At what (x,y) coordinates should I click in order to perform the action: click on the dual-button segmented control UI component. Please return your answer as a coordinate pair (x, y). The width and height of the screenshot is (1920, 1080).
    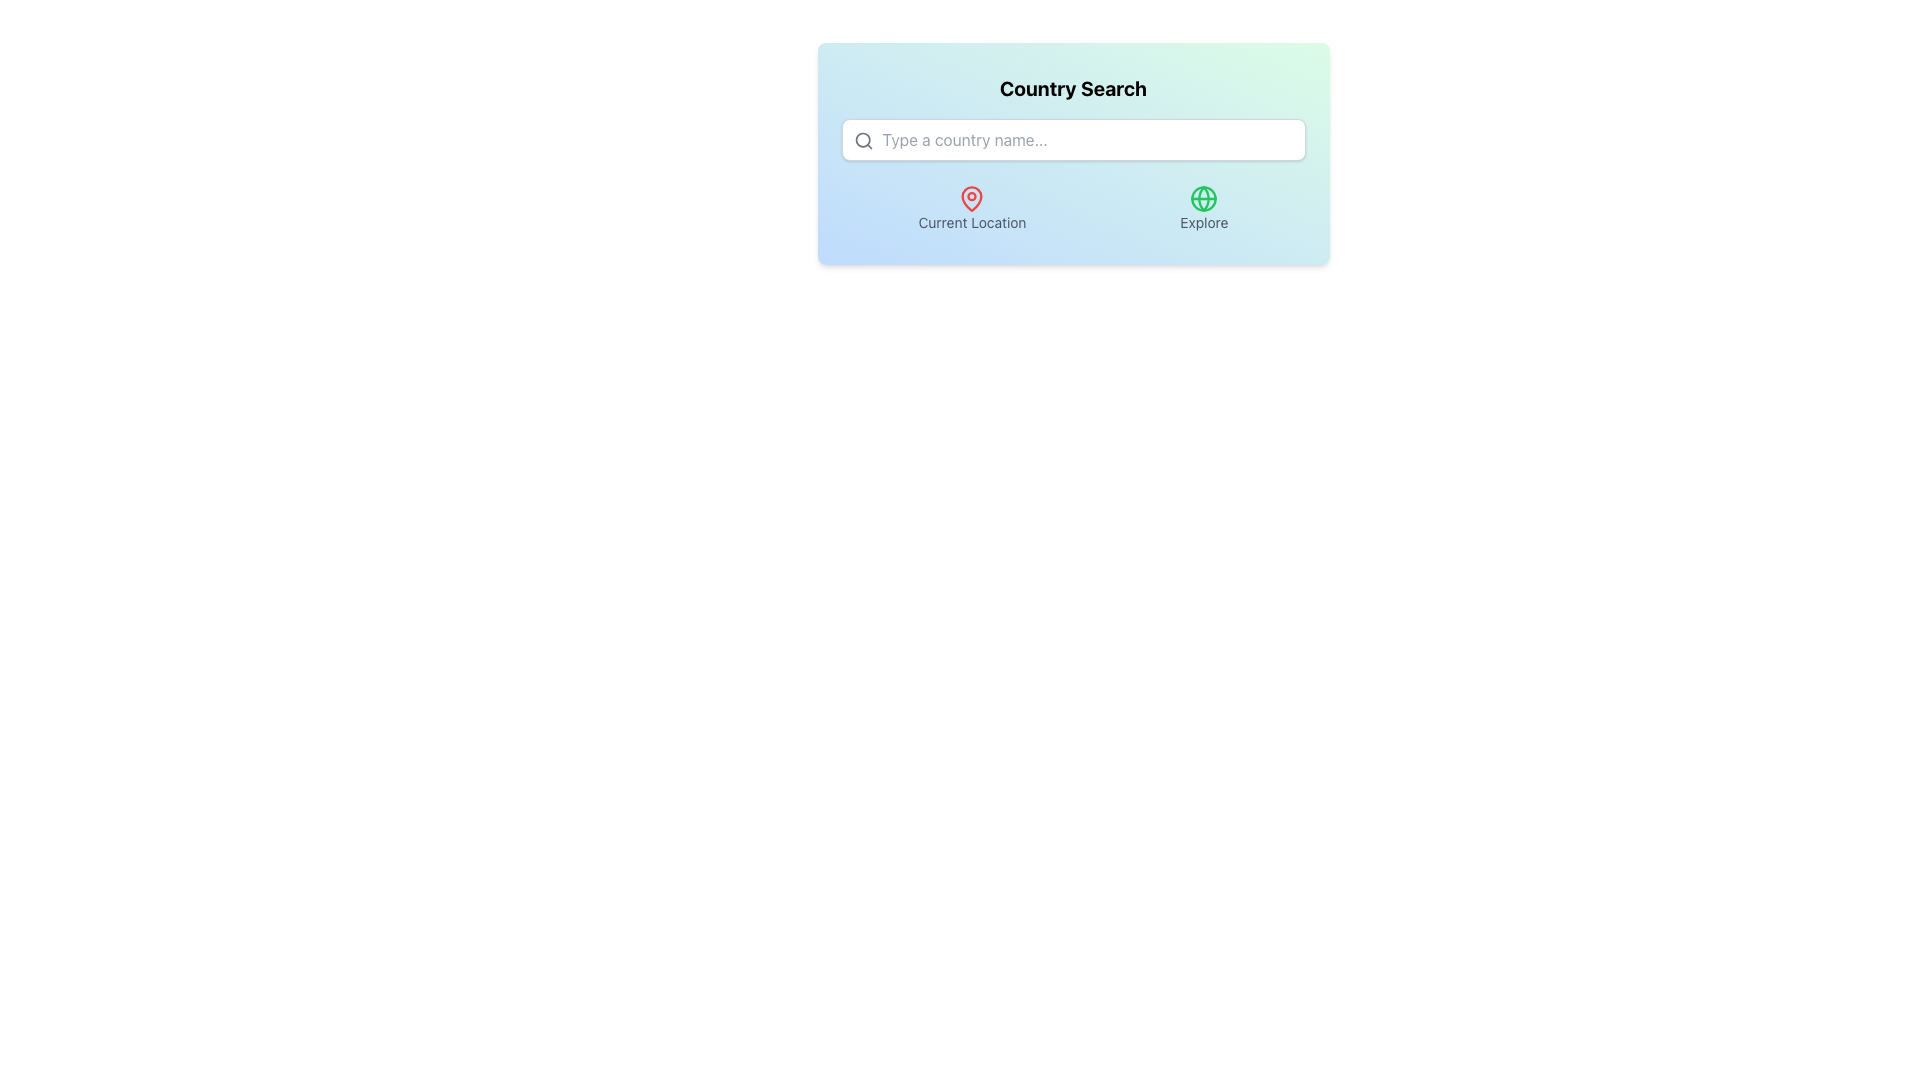
    Looking at the image, I should click on (1072, 208).